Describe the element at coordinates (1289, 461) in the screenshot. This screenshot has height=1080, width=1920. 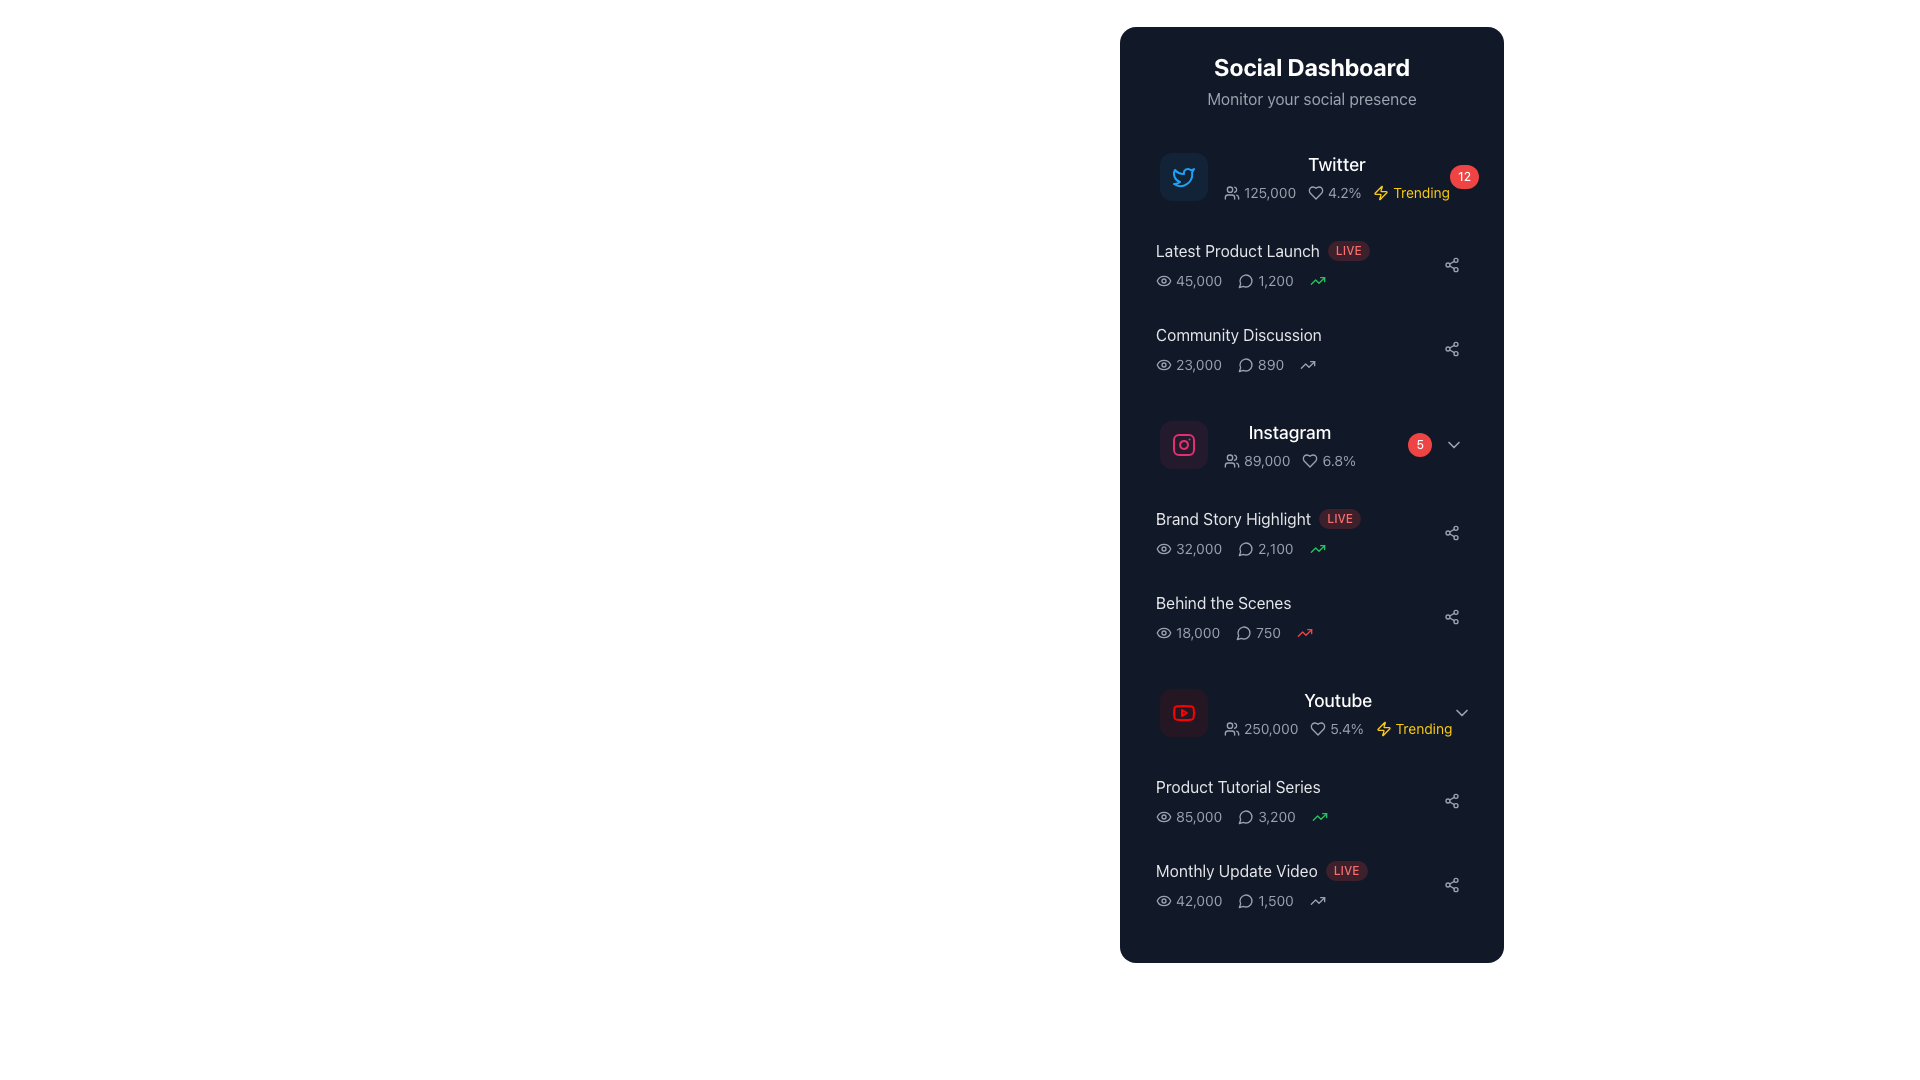
I see `the area adjacent to the Composite informational text and icon group displaying Instagram metrics` at that location.